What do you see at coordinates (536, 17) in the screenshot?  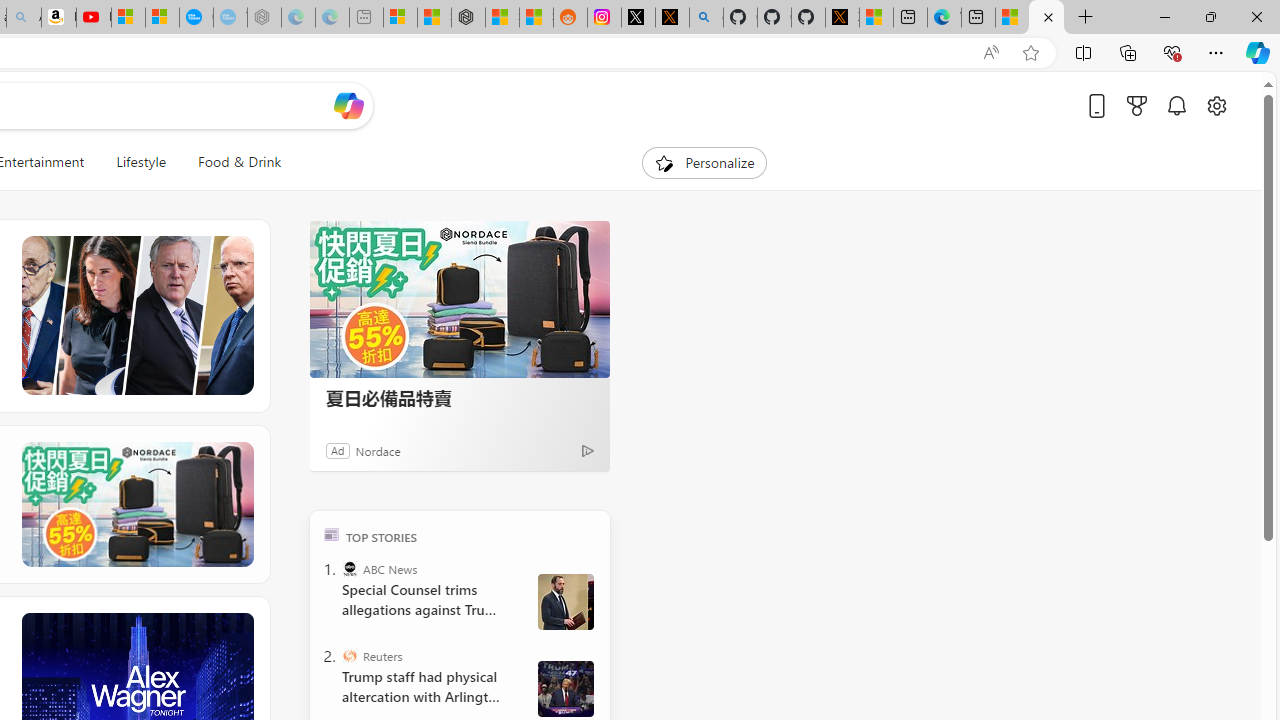 I see `'Shanghai, China Weather trends | Microsoft Weather'` at bounding box center [536, 17].